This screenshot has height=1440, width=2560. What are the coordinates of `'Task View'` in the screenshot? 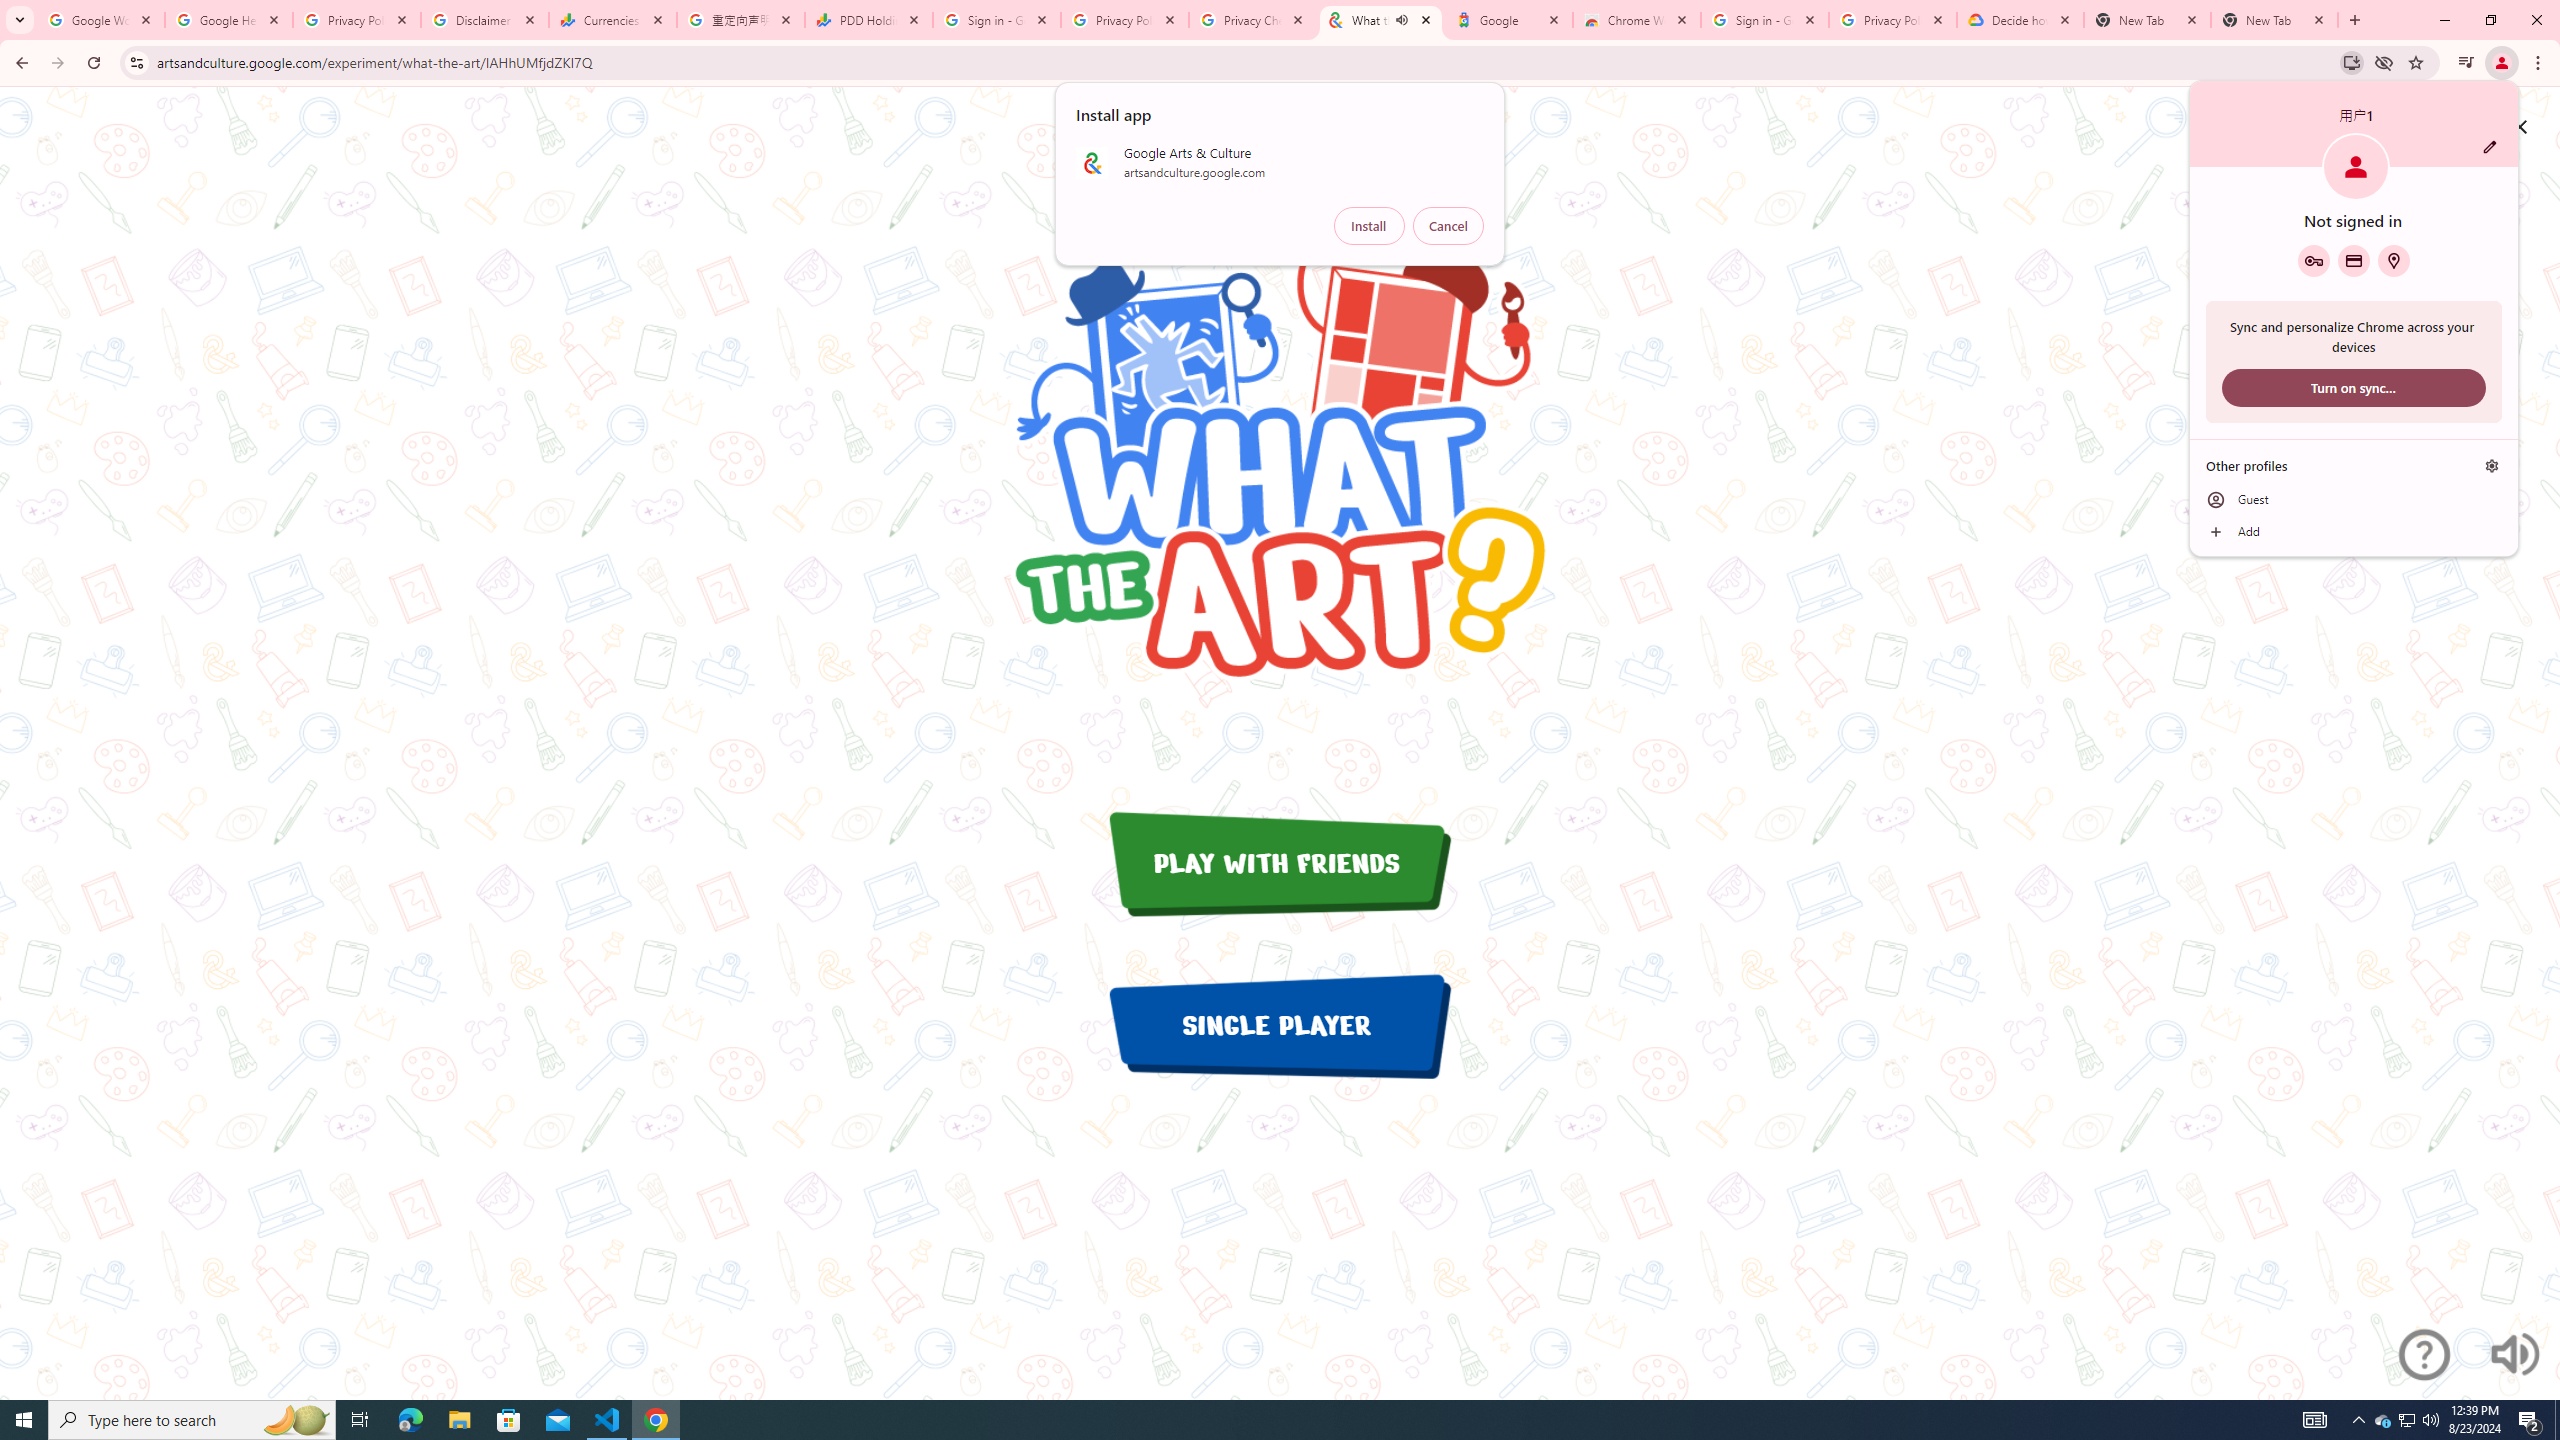 It's located at (358, 1418).